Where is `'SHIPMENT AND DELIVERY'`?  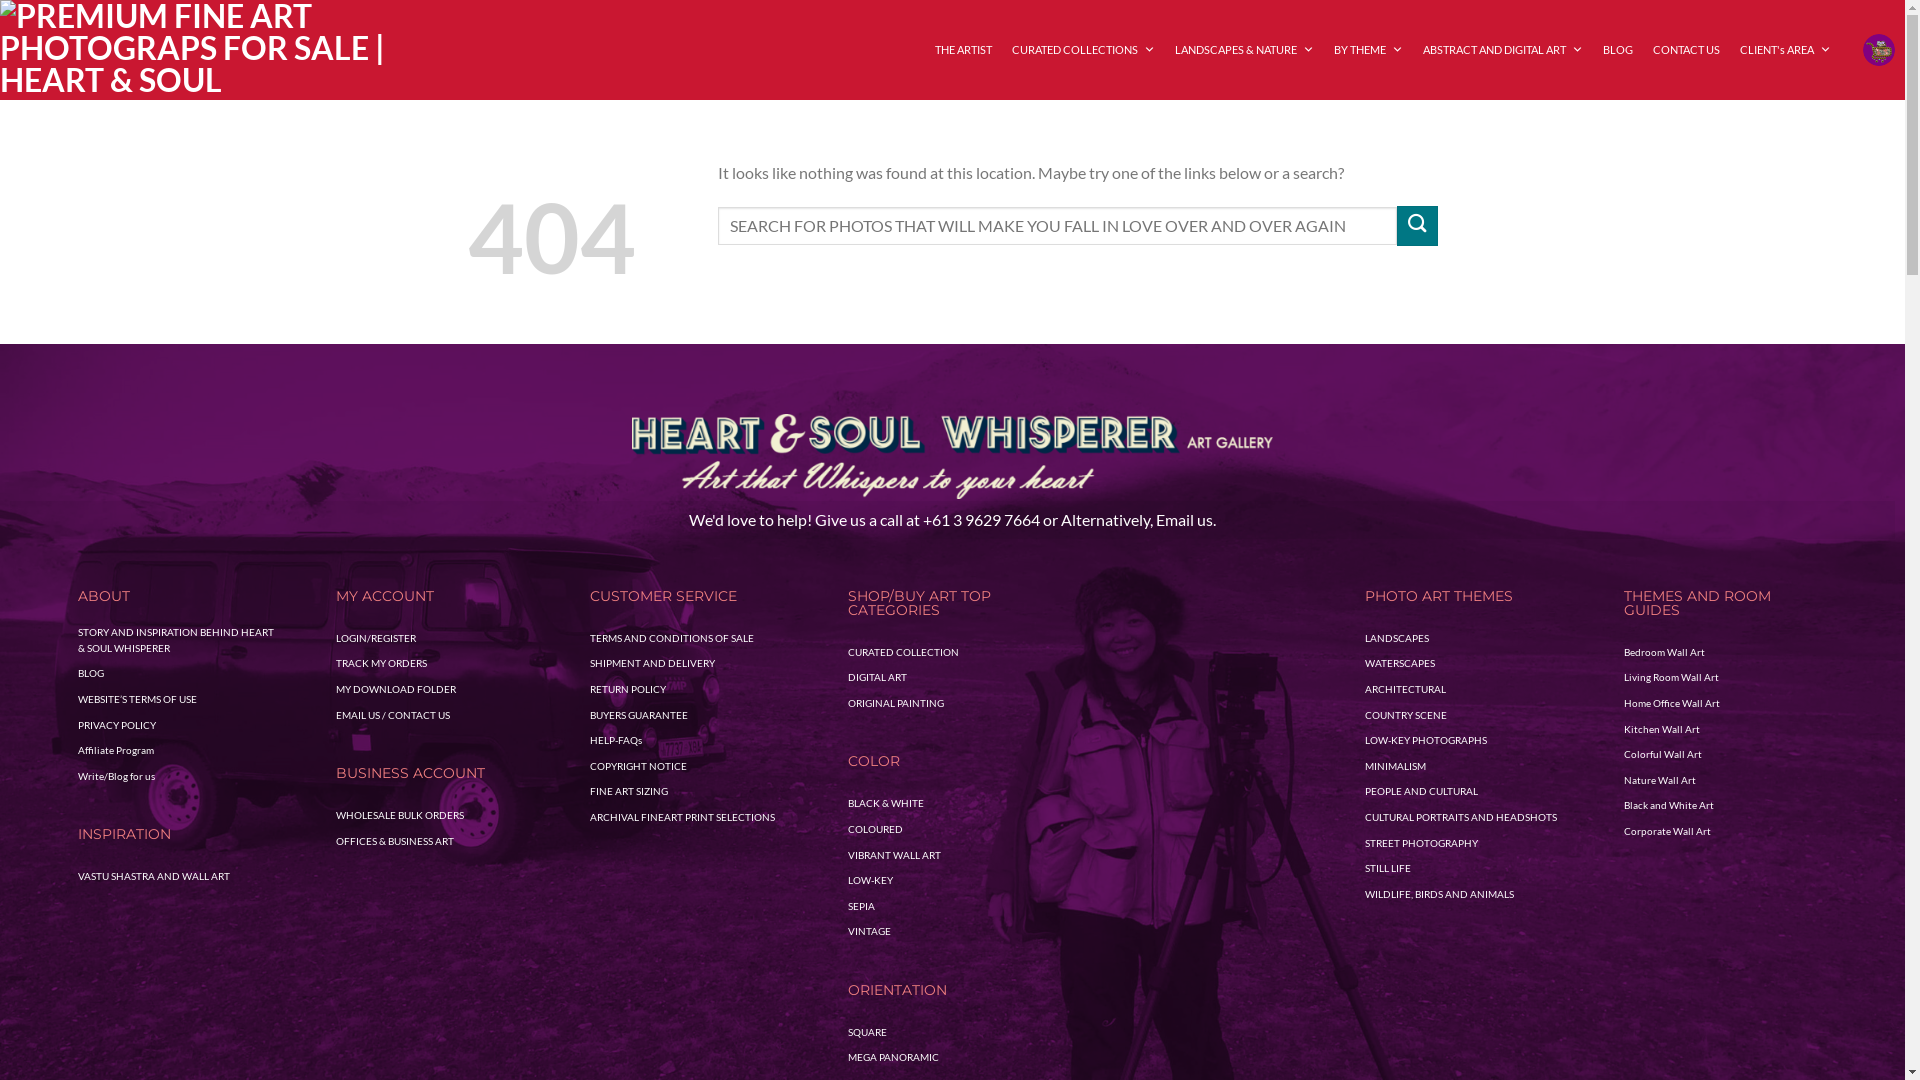 'SHIPMENT AND DELIVERY' is located at coordinates (652, 663).